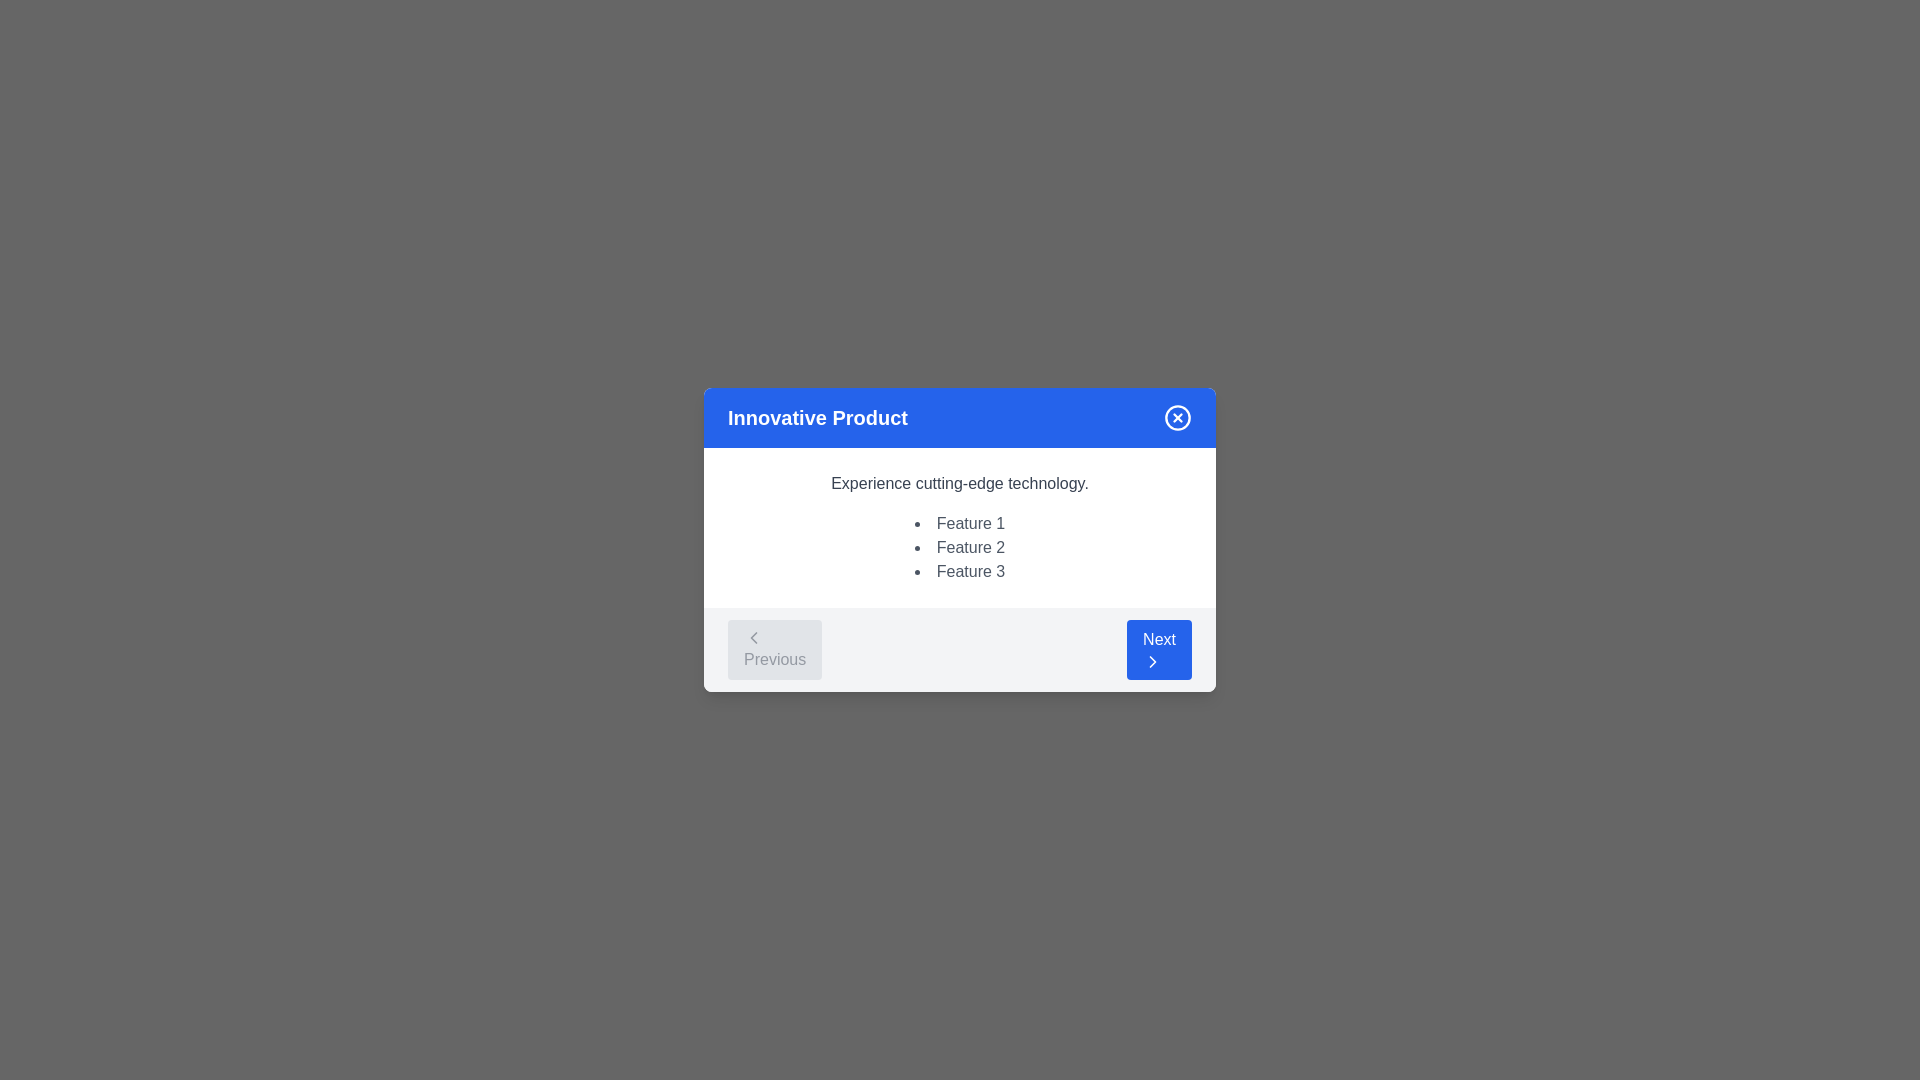  What do you see at coordinates (960, 547) in the screenshot?
I see `the text element displaying 'Feature 2', which is the second item in a bullet-point list within a dialog box` at bounding box center [960, 547].